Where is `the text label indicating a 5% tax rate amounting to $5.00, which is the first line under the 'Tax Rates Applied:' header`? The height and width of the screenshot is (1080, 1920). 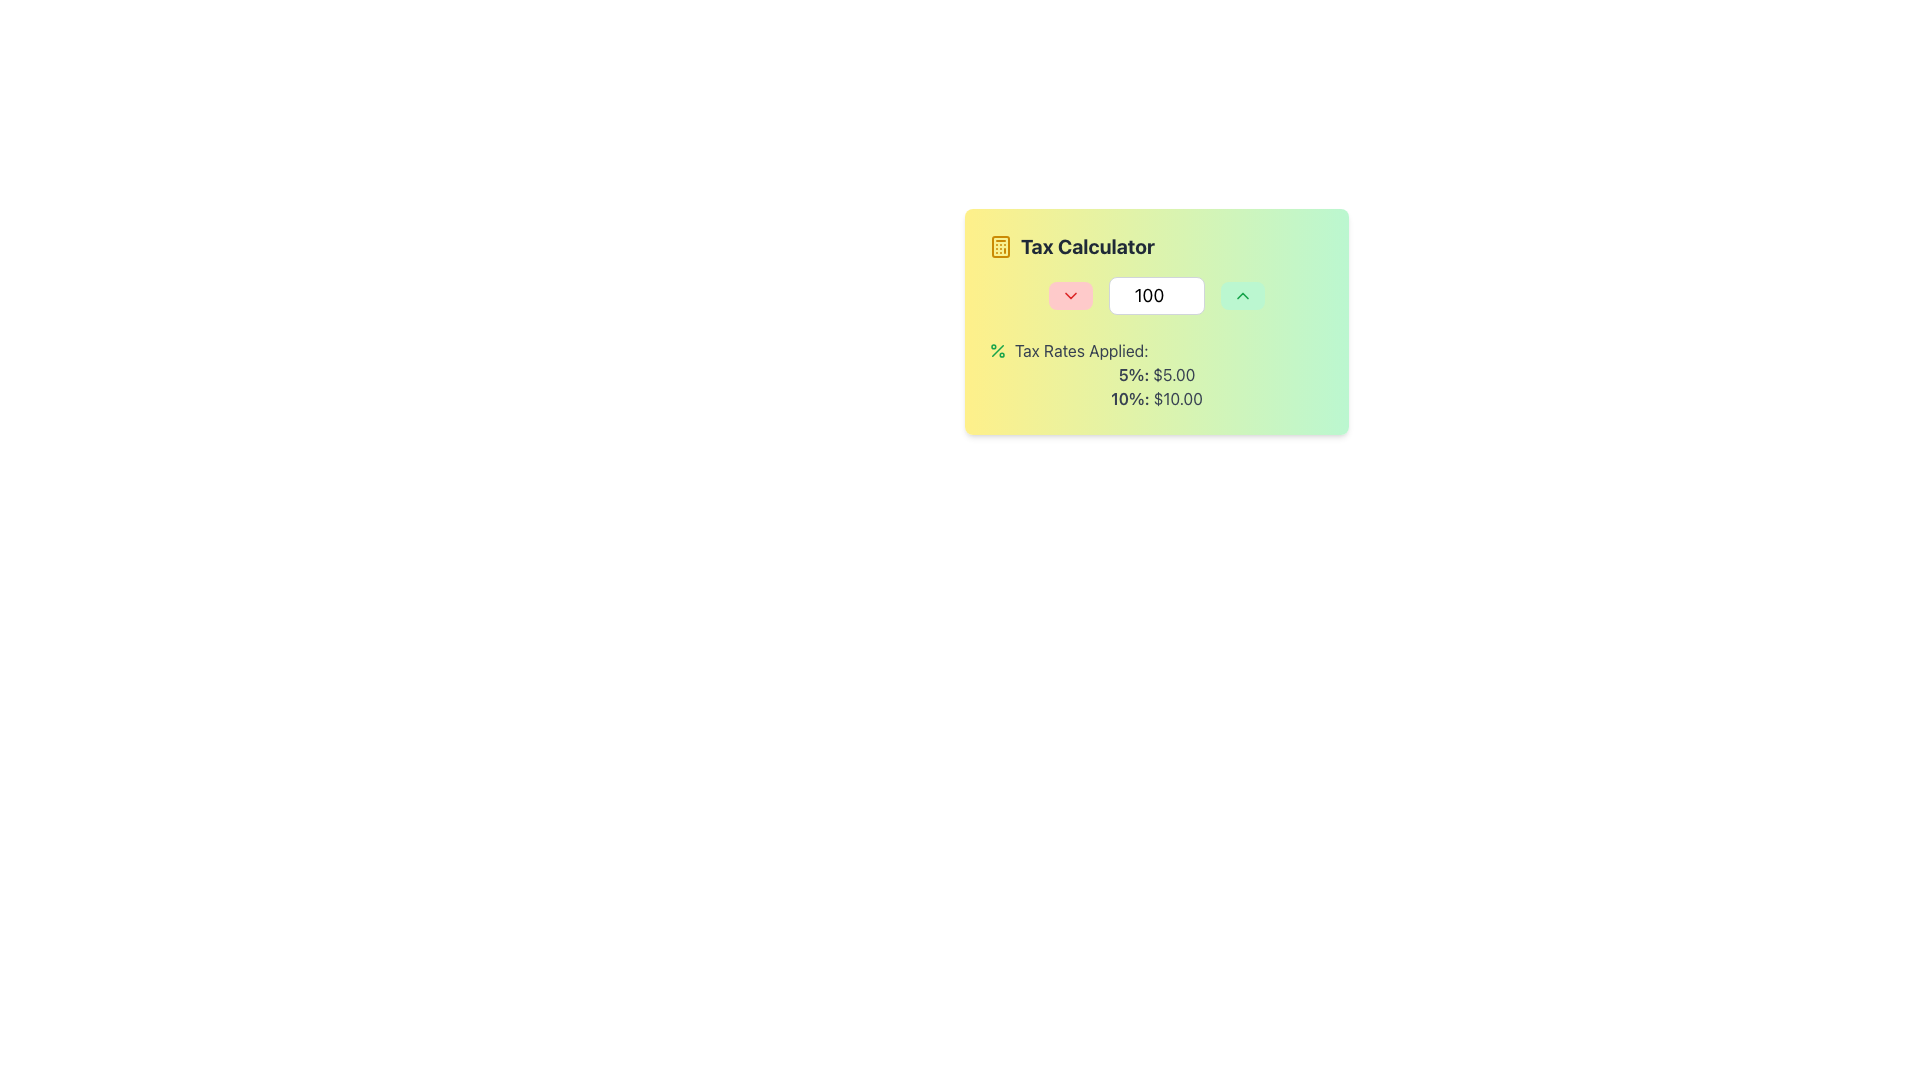
the text label indicating a 5% tax rate amounting to $5.00, which is the first line under the 'Tax Rates Applied:' header is located at coordinates (1156, 374).